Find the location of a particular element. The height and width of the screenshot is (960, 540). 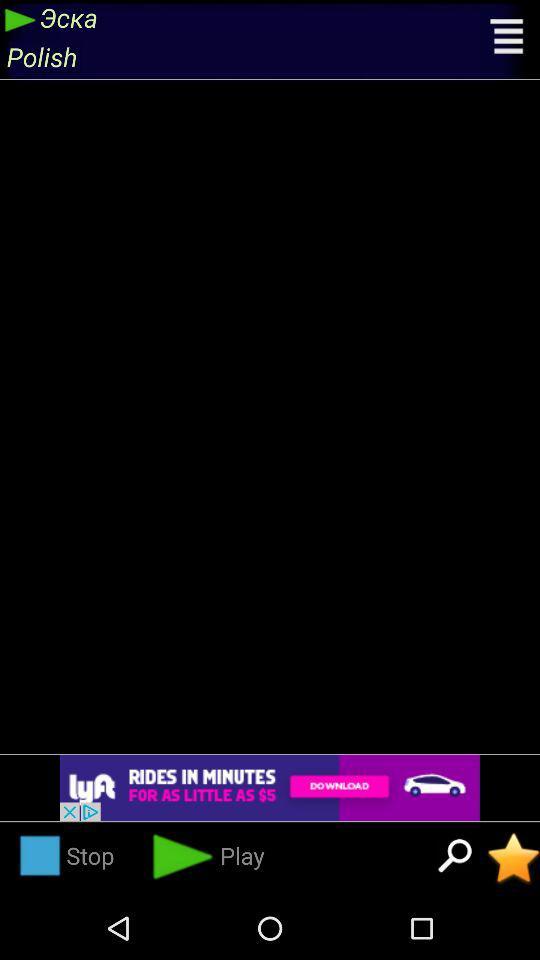

menu is located at coordinates (508, 38).